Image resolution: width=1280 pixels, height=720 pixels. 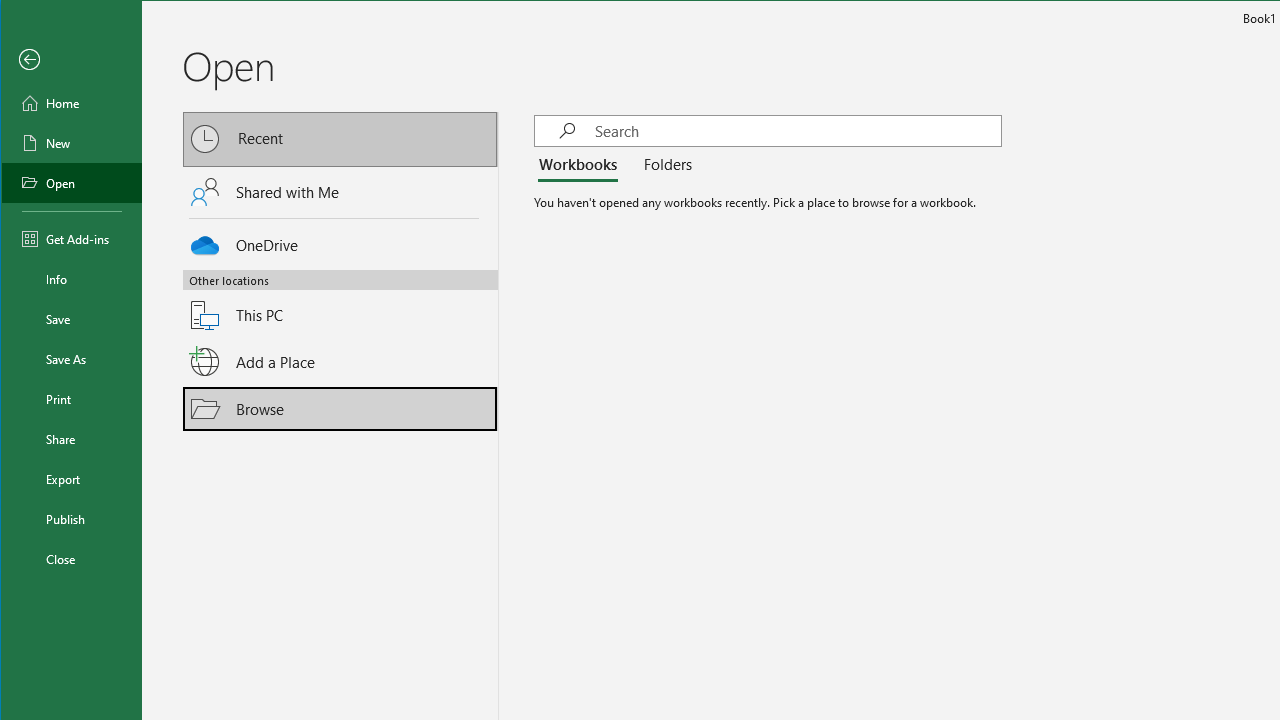 I want to click on 'Publish', so click(x=72, y=518).